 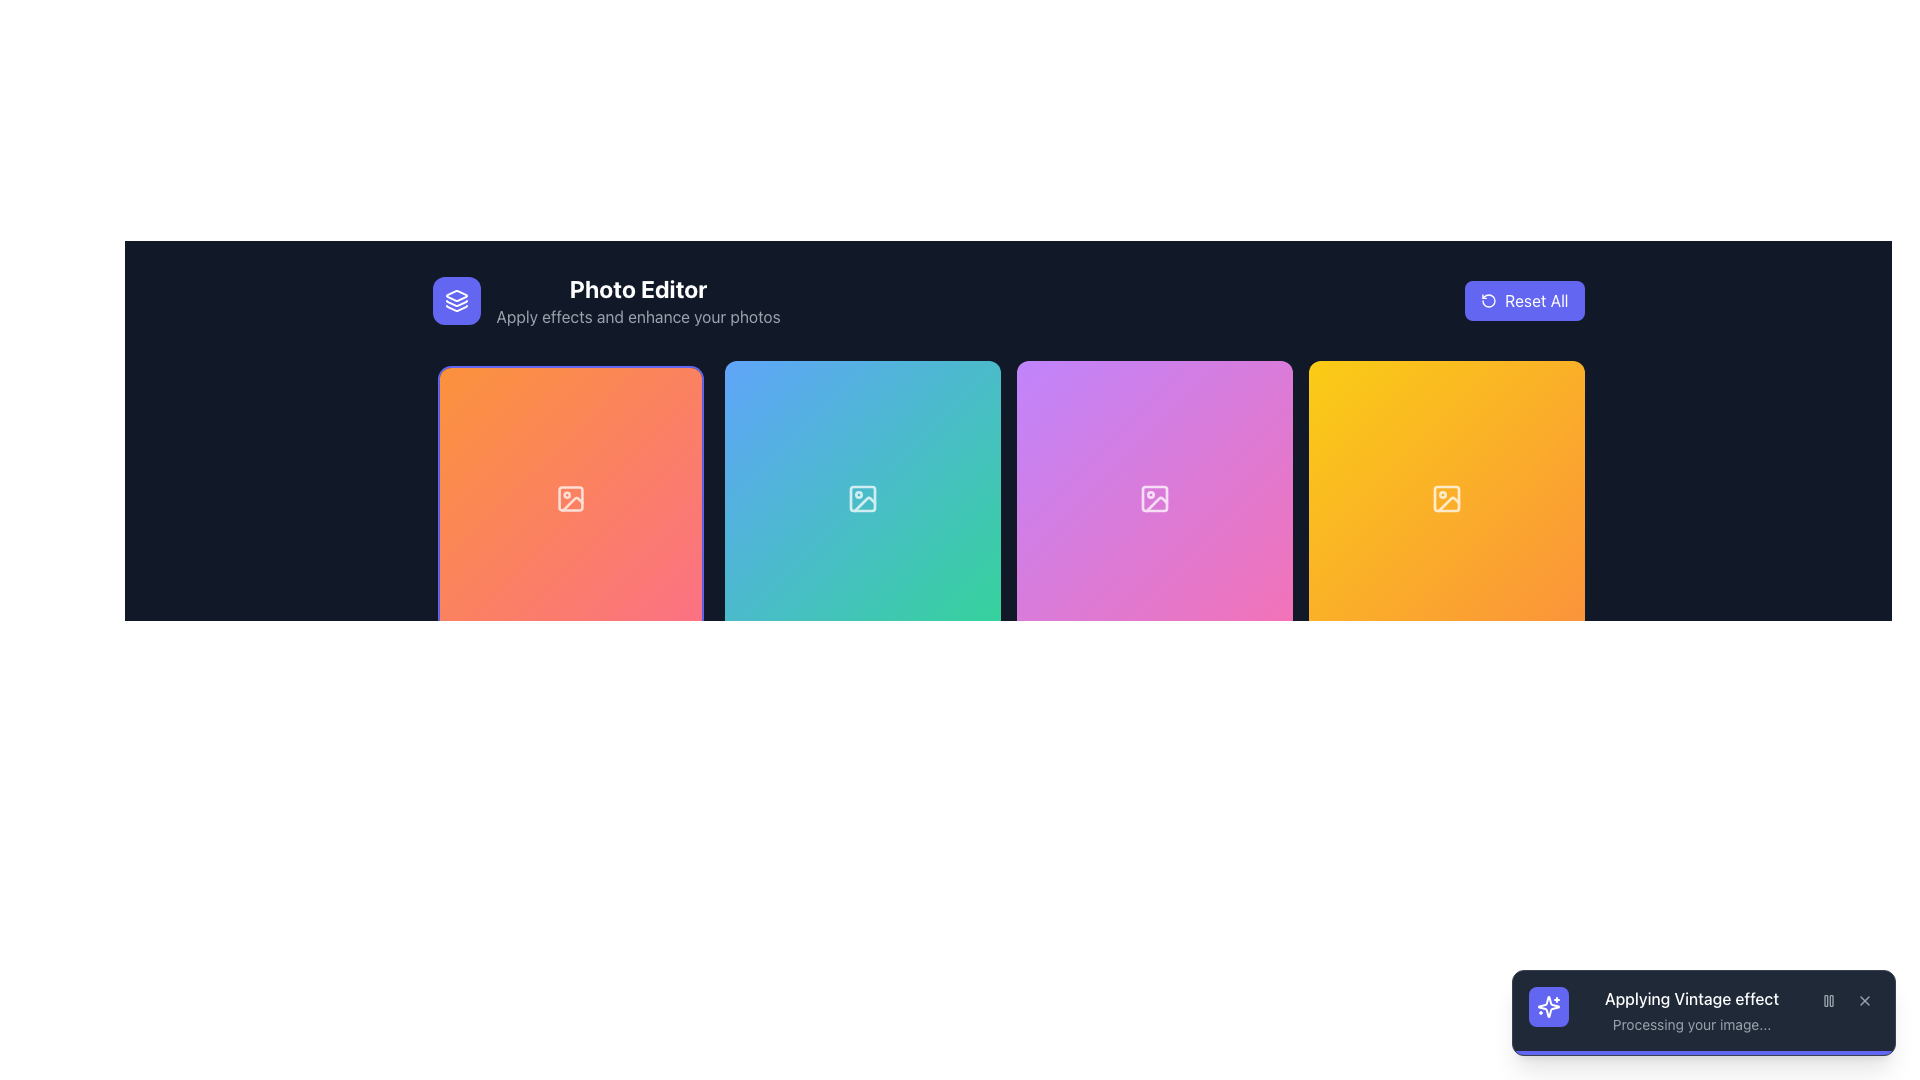 I want to click on the Notification card located in the bottom-right corner of the viewport, which indicates the ongoing process of applying a 'Vintage' effect to an image, so click(x=1703, y=1013).